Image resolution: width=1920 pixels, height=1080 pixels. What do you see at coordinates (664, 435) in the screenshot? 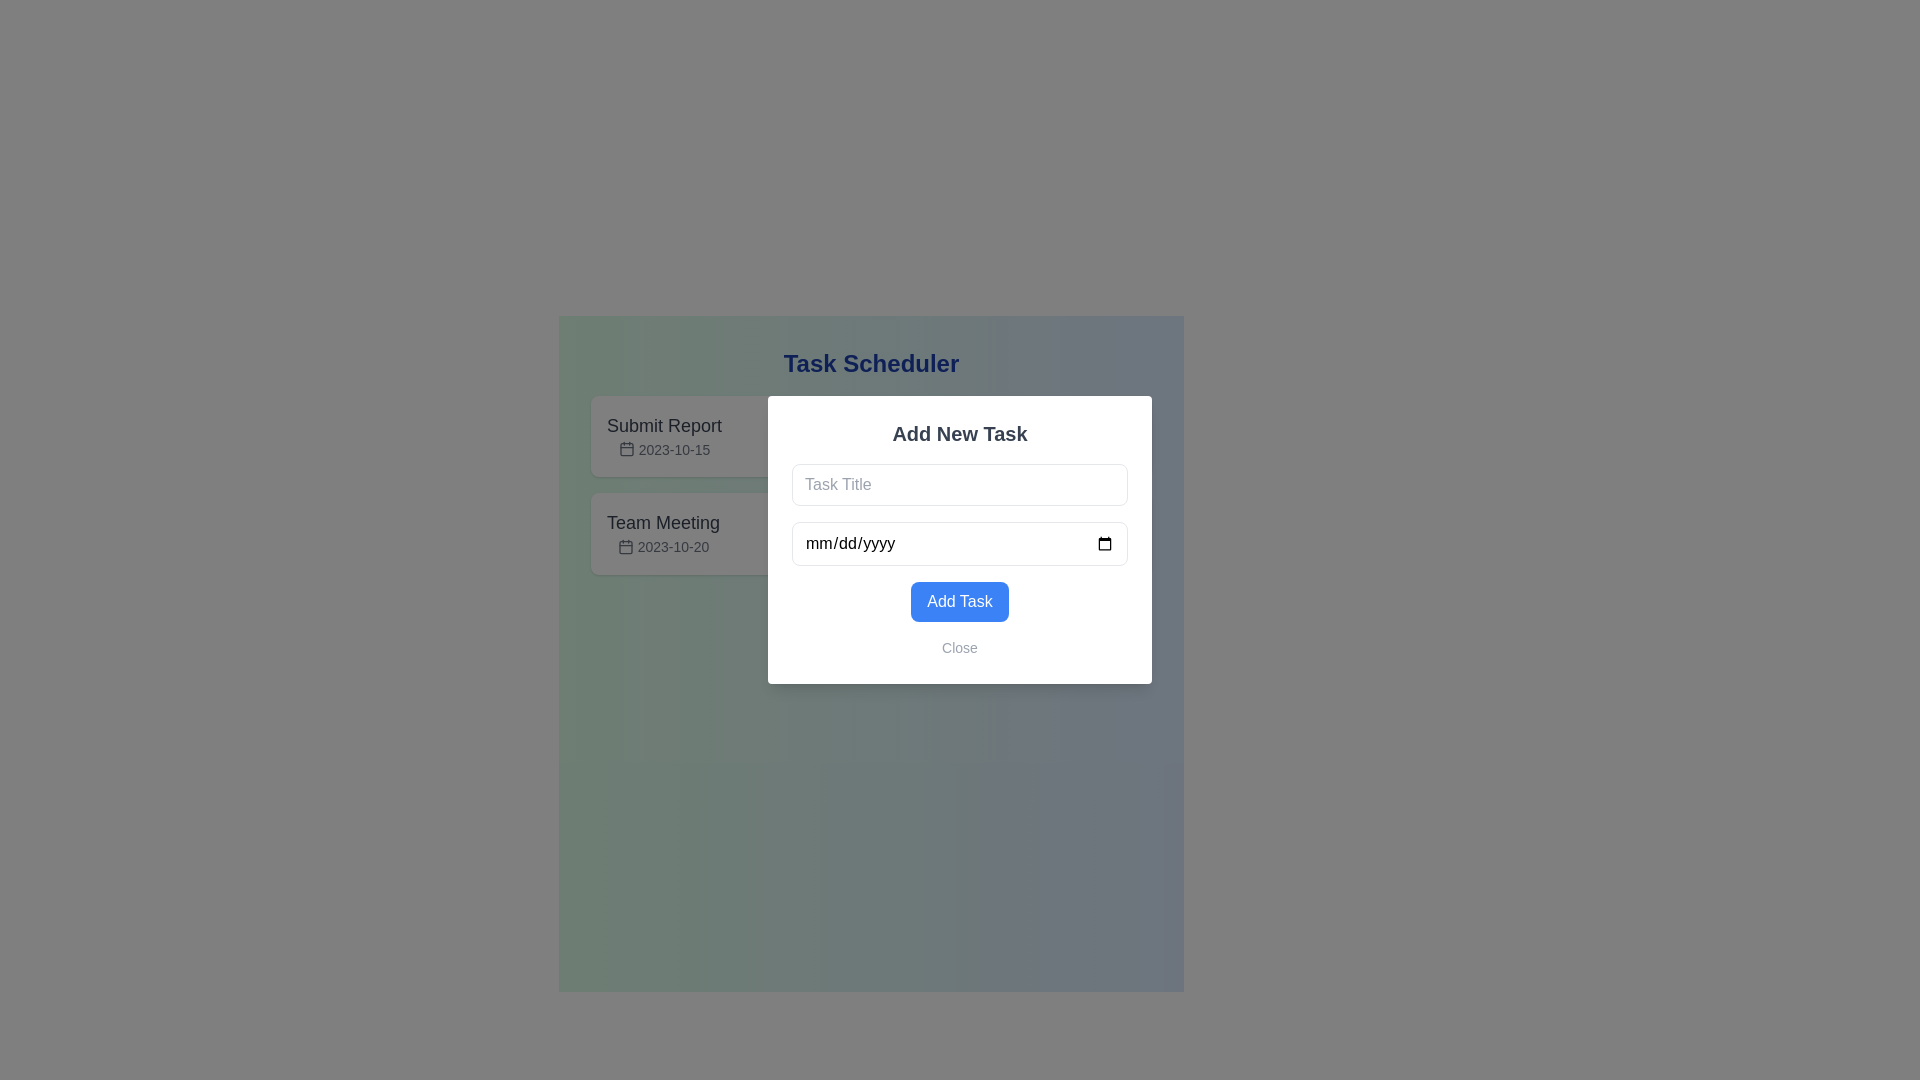
I see `the 'Submit Report' label, which is a prominent static textual display styled in a large bold typeface and accompanied by a smaller date text and a calendar icon, located in the top-left corner of the 'Task Scheduler' section` at bounding box center [664, 435].